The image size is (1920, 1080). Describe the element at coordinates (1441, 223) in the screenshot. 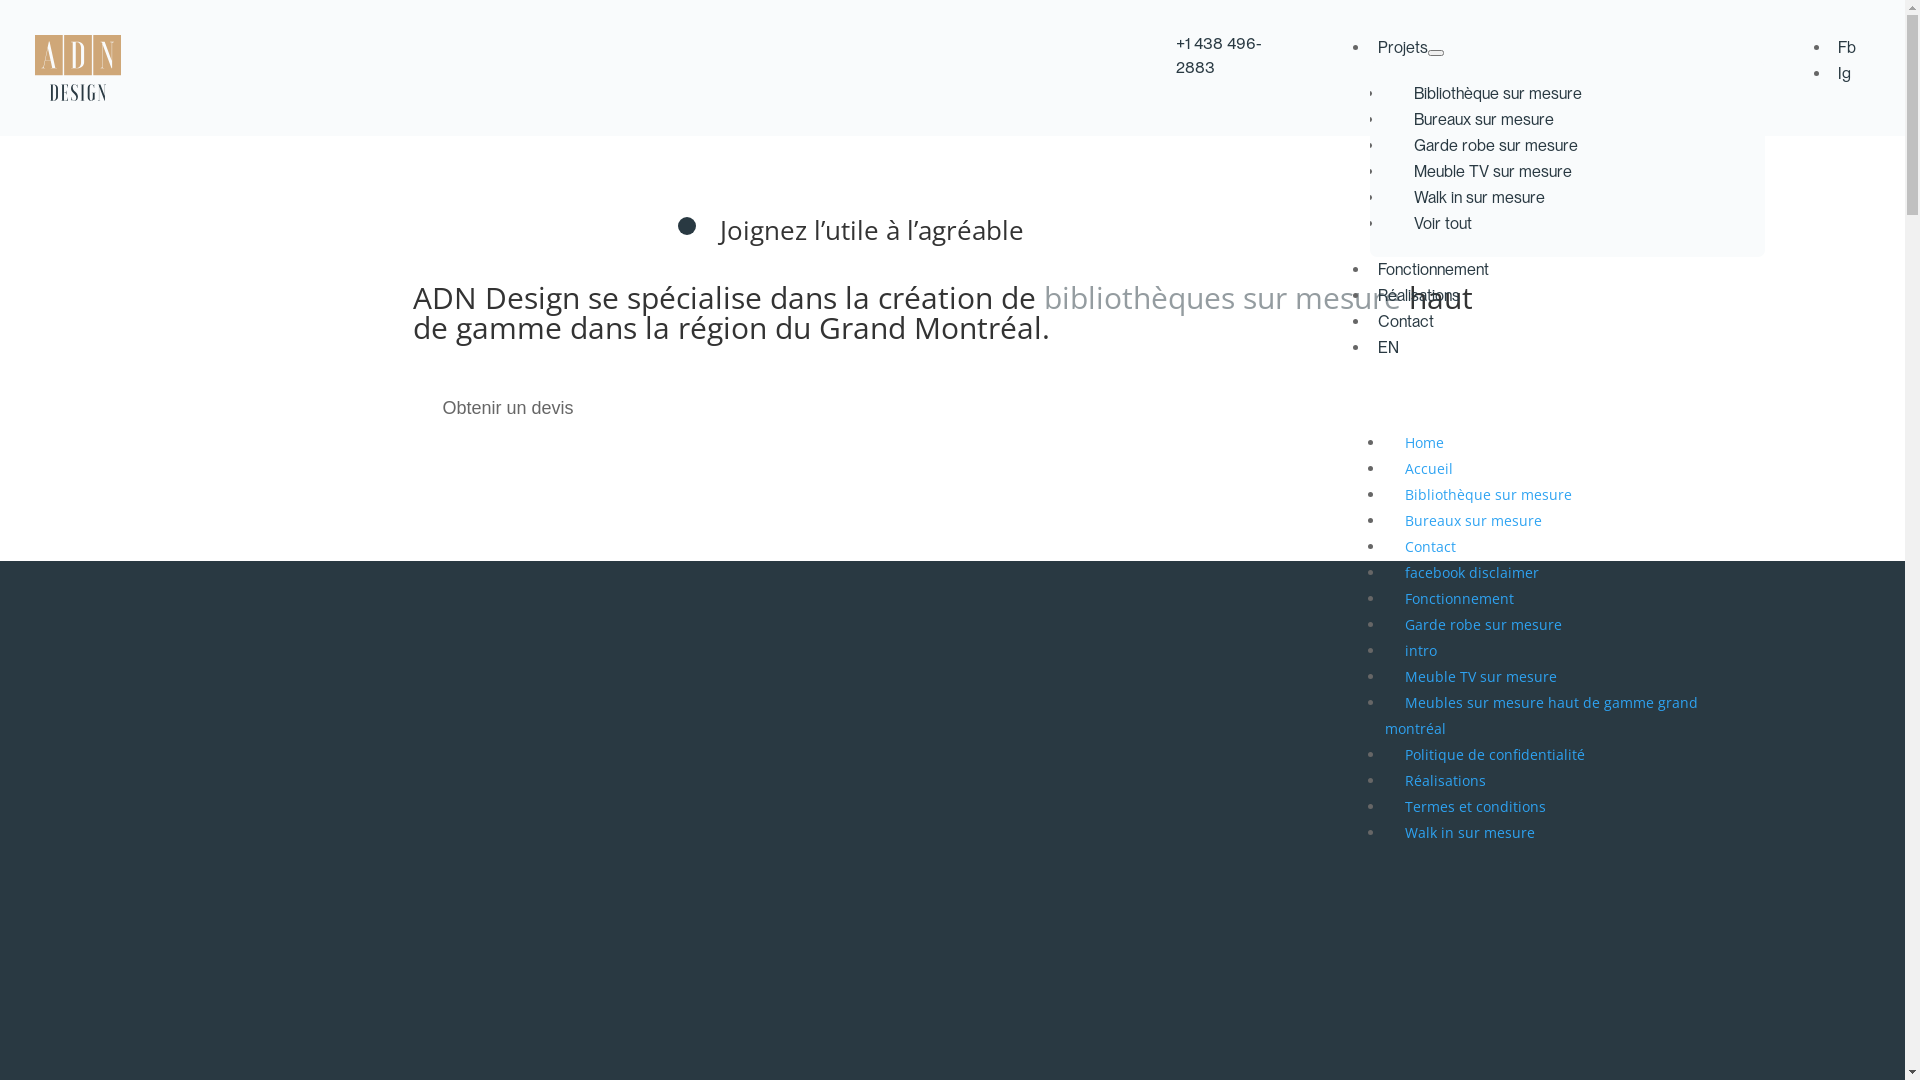

I see `'Voir tout'` at that location.